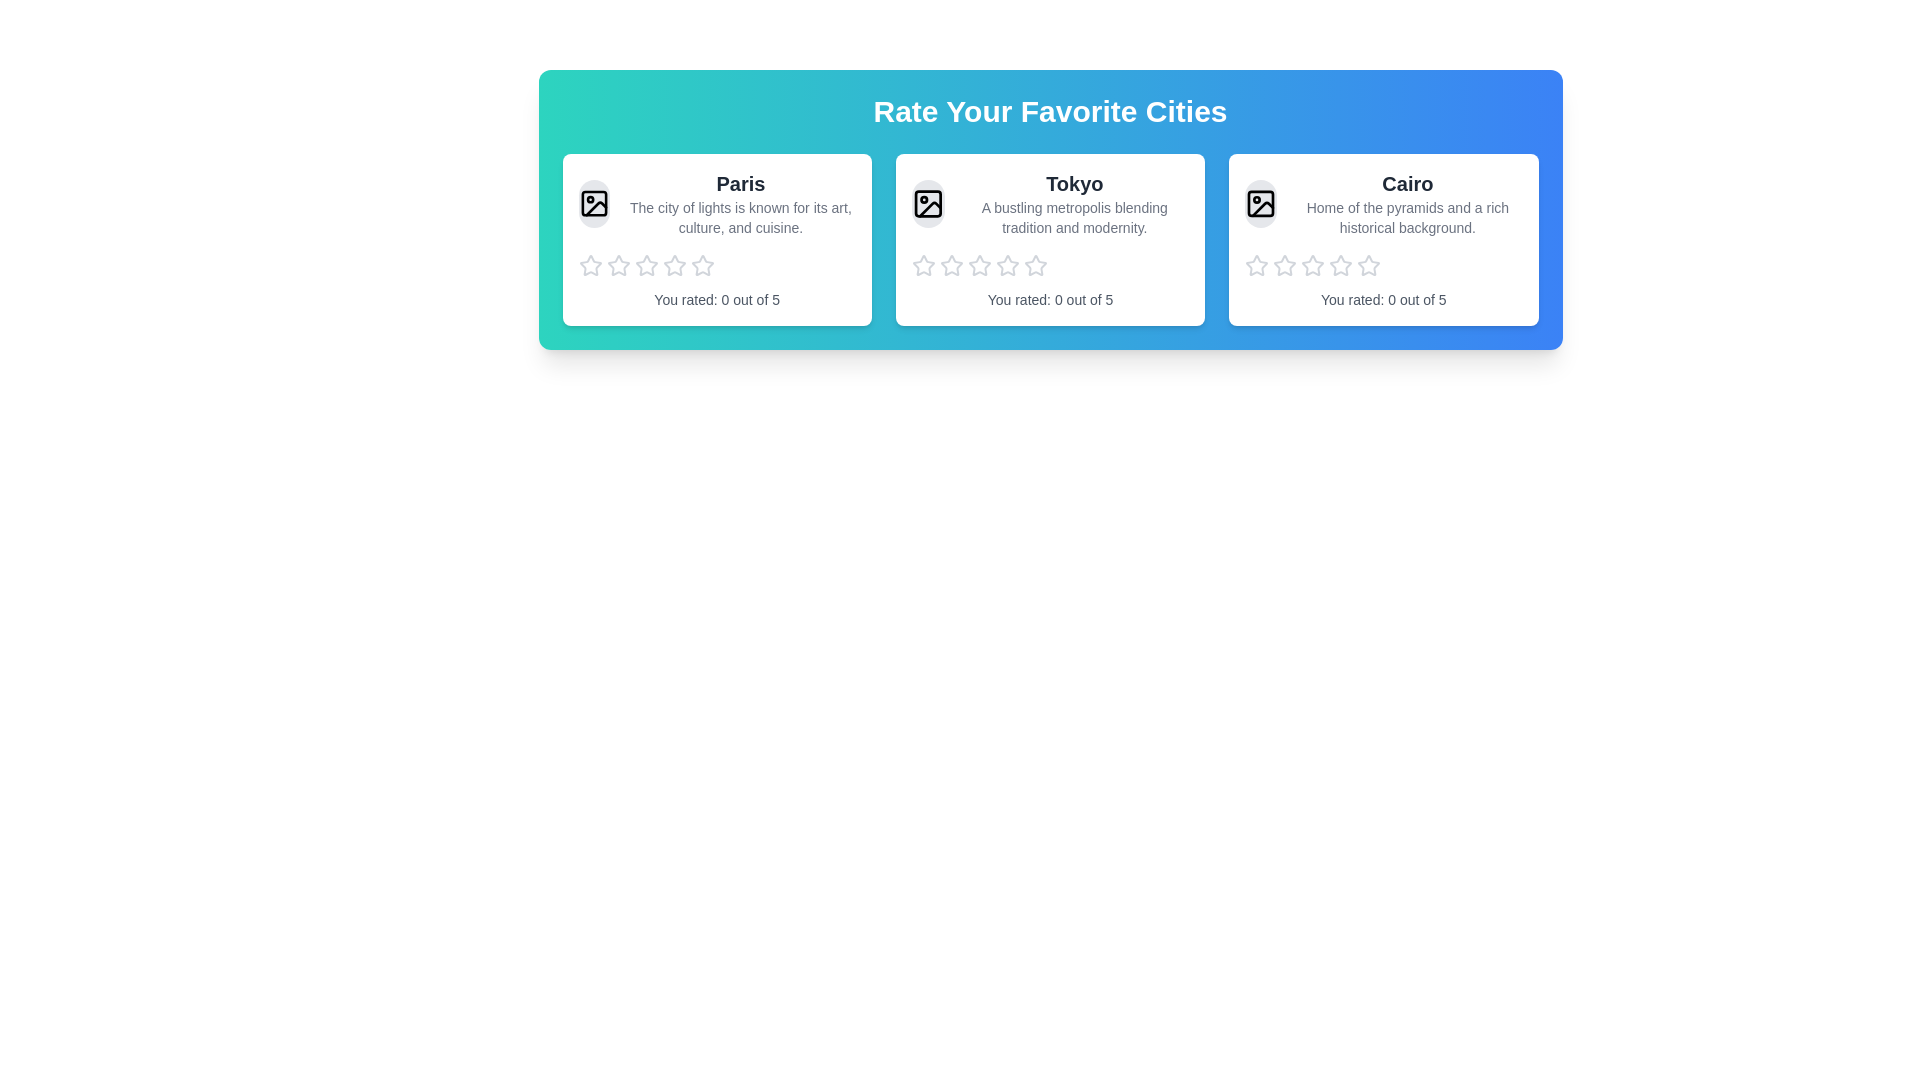 This screenshot has height=1080, width=1920. What do you see at coordinates (1406, 218) in the screenshot?
I see `the descriptive text about Cairo located in the rightmost card under the title 'Cairo', positioned directly below the title and above the rating stars` at bounding box center [1406, 218].